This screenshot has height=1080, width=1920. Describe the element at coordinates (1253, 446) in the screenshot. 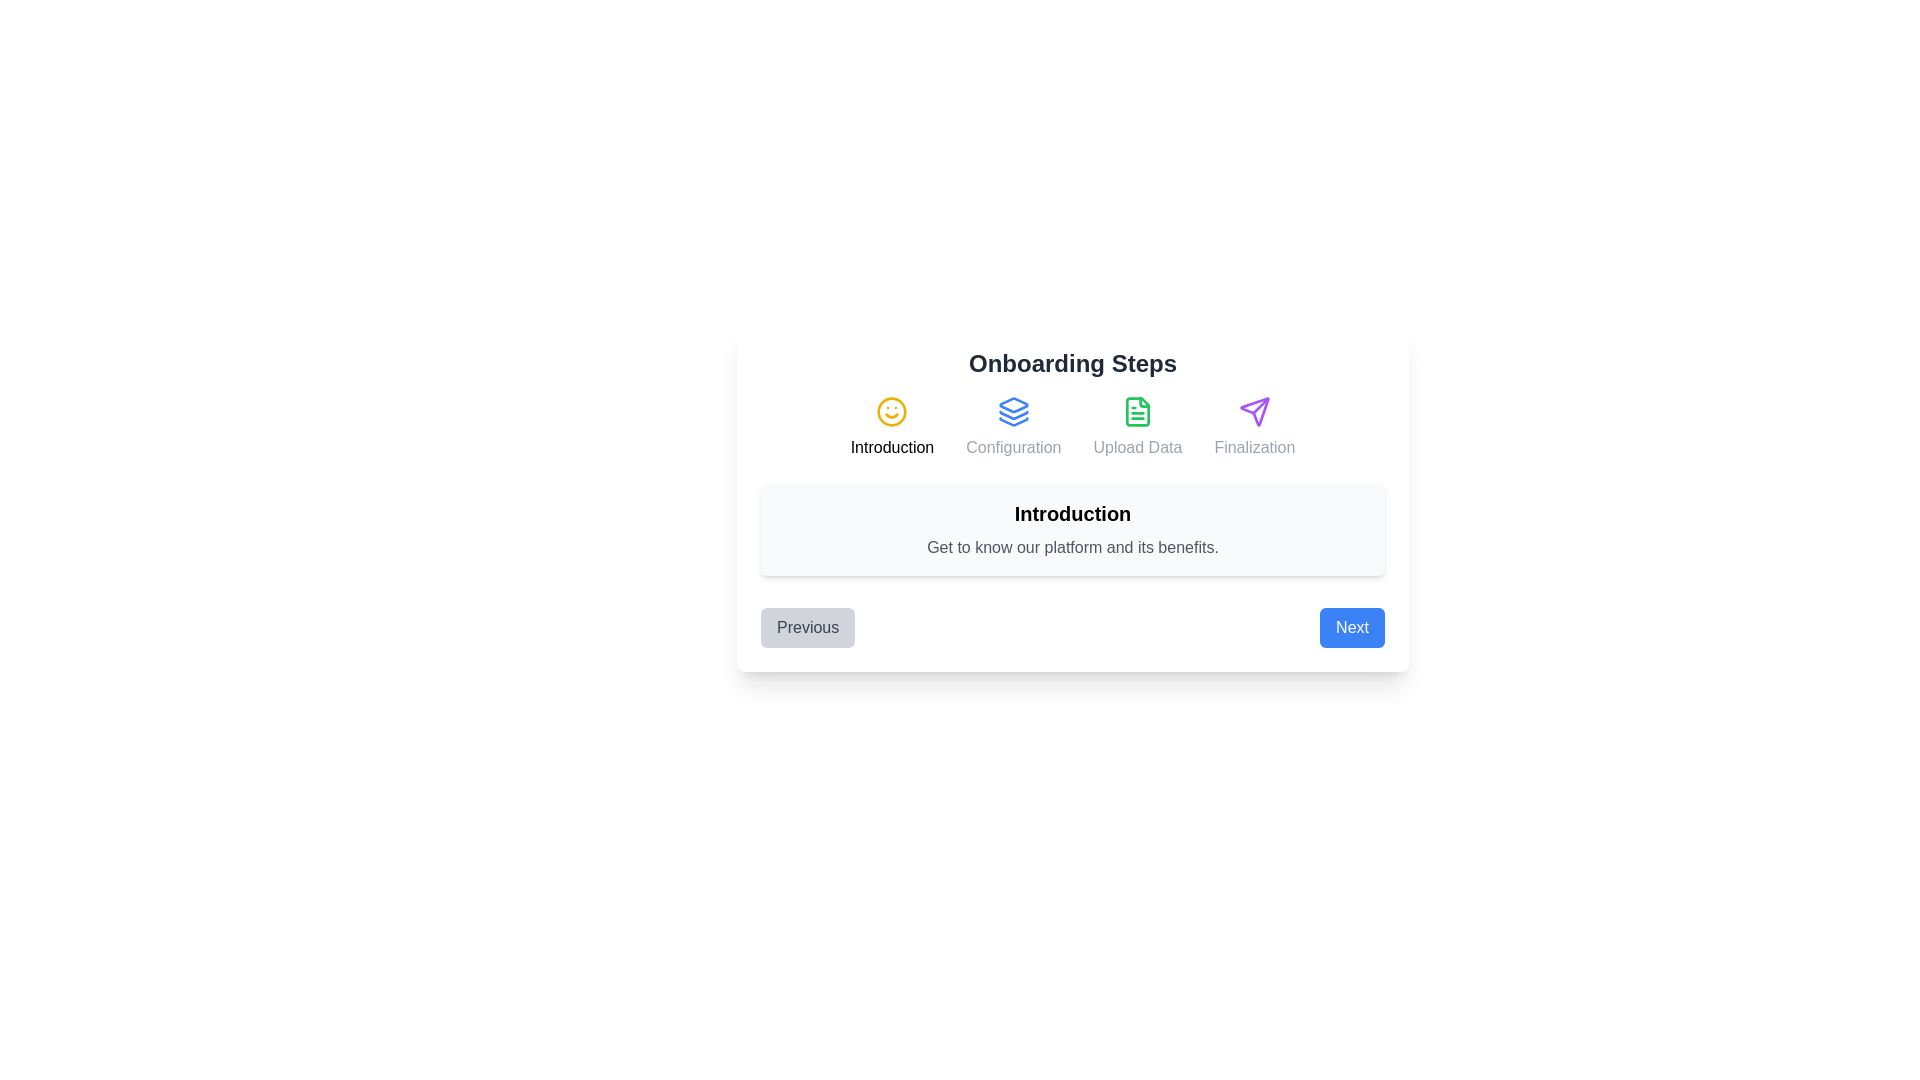

I see `the 'Finalization' text label element, which is styled with a medium weight font in gray color and indicates a step in a process, positioned below an arrow icon` at that location.